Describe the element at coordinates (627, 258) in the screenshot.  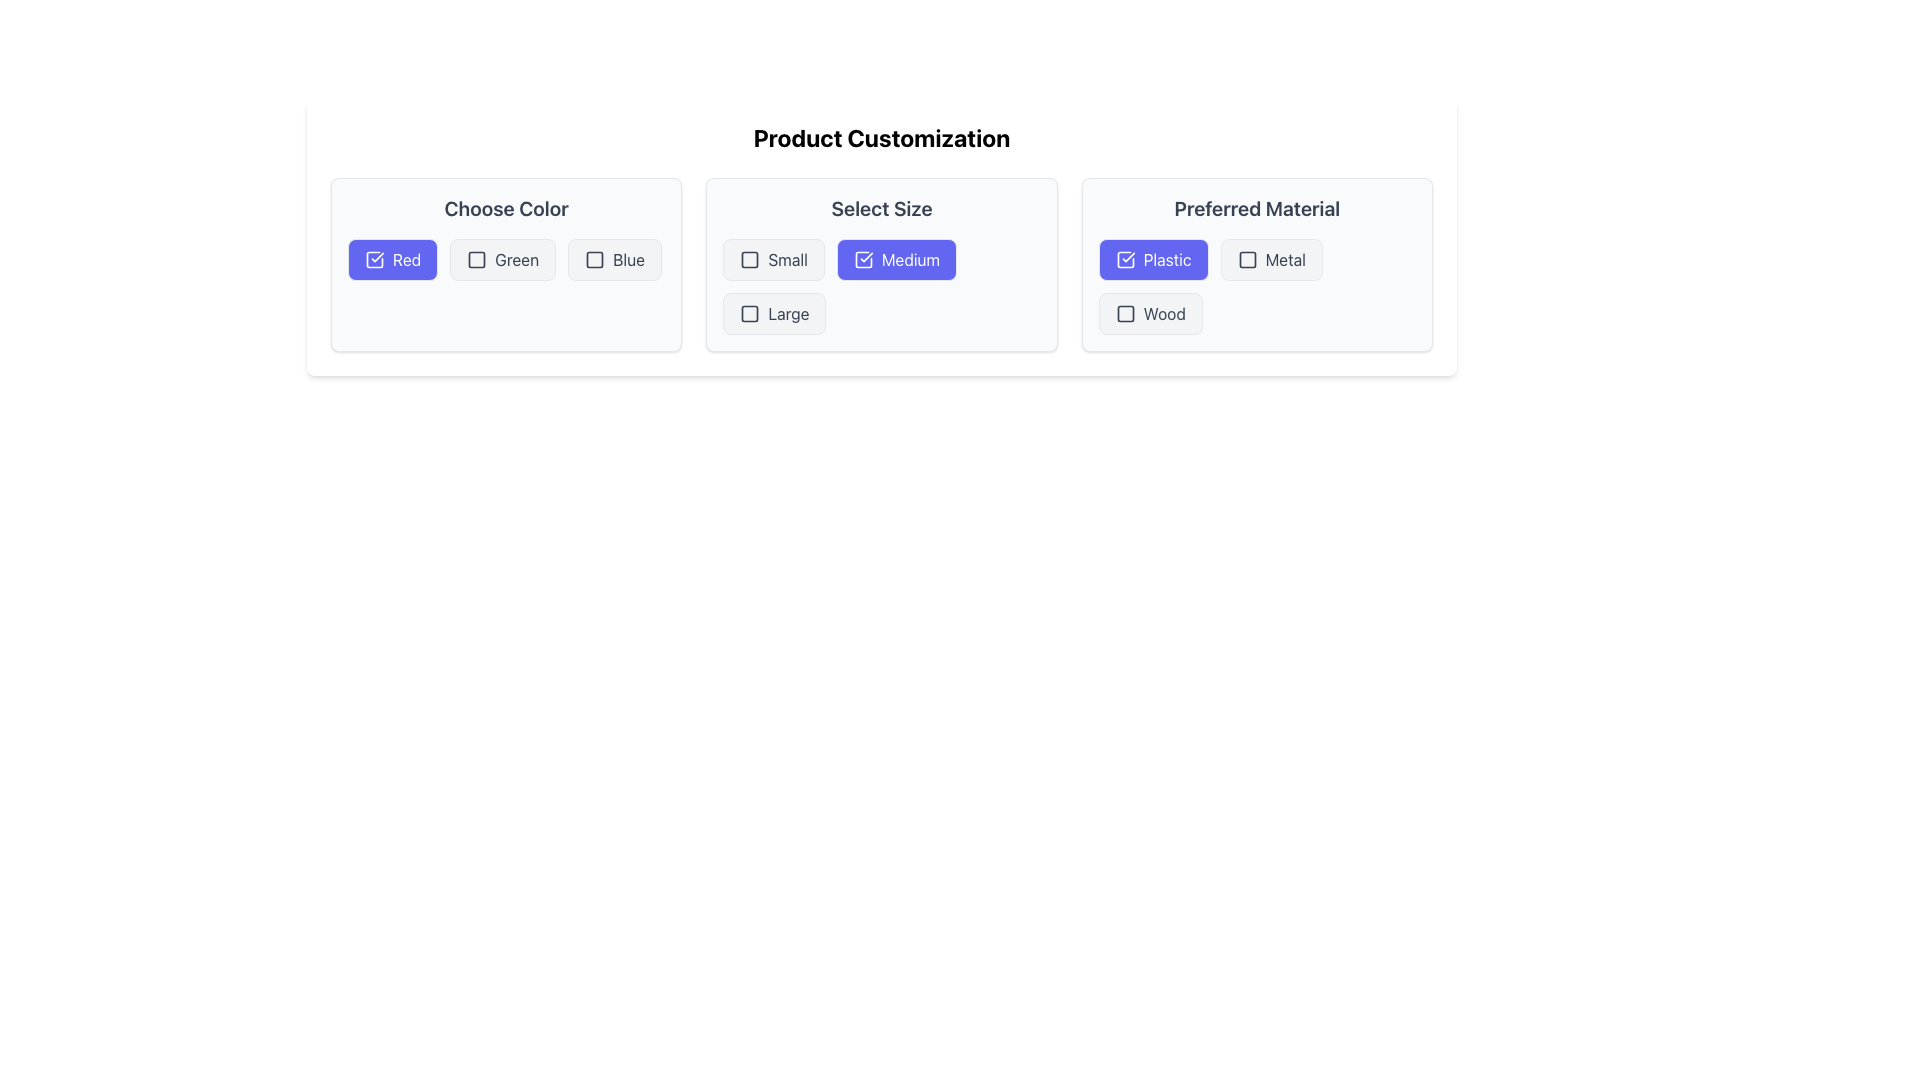
I see `text label for the blue color option within the 'Choose Color' segmented UI component` at that location.